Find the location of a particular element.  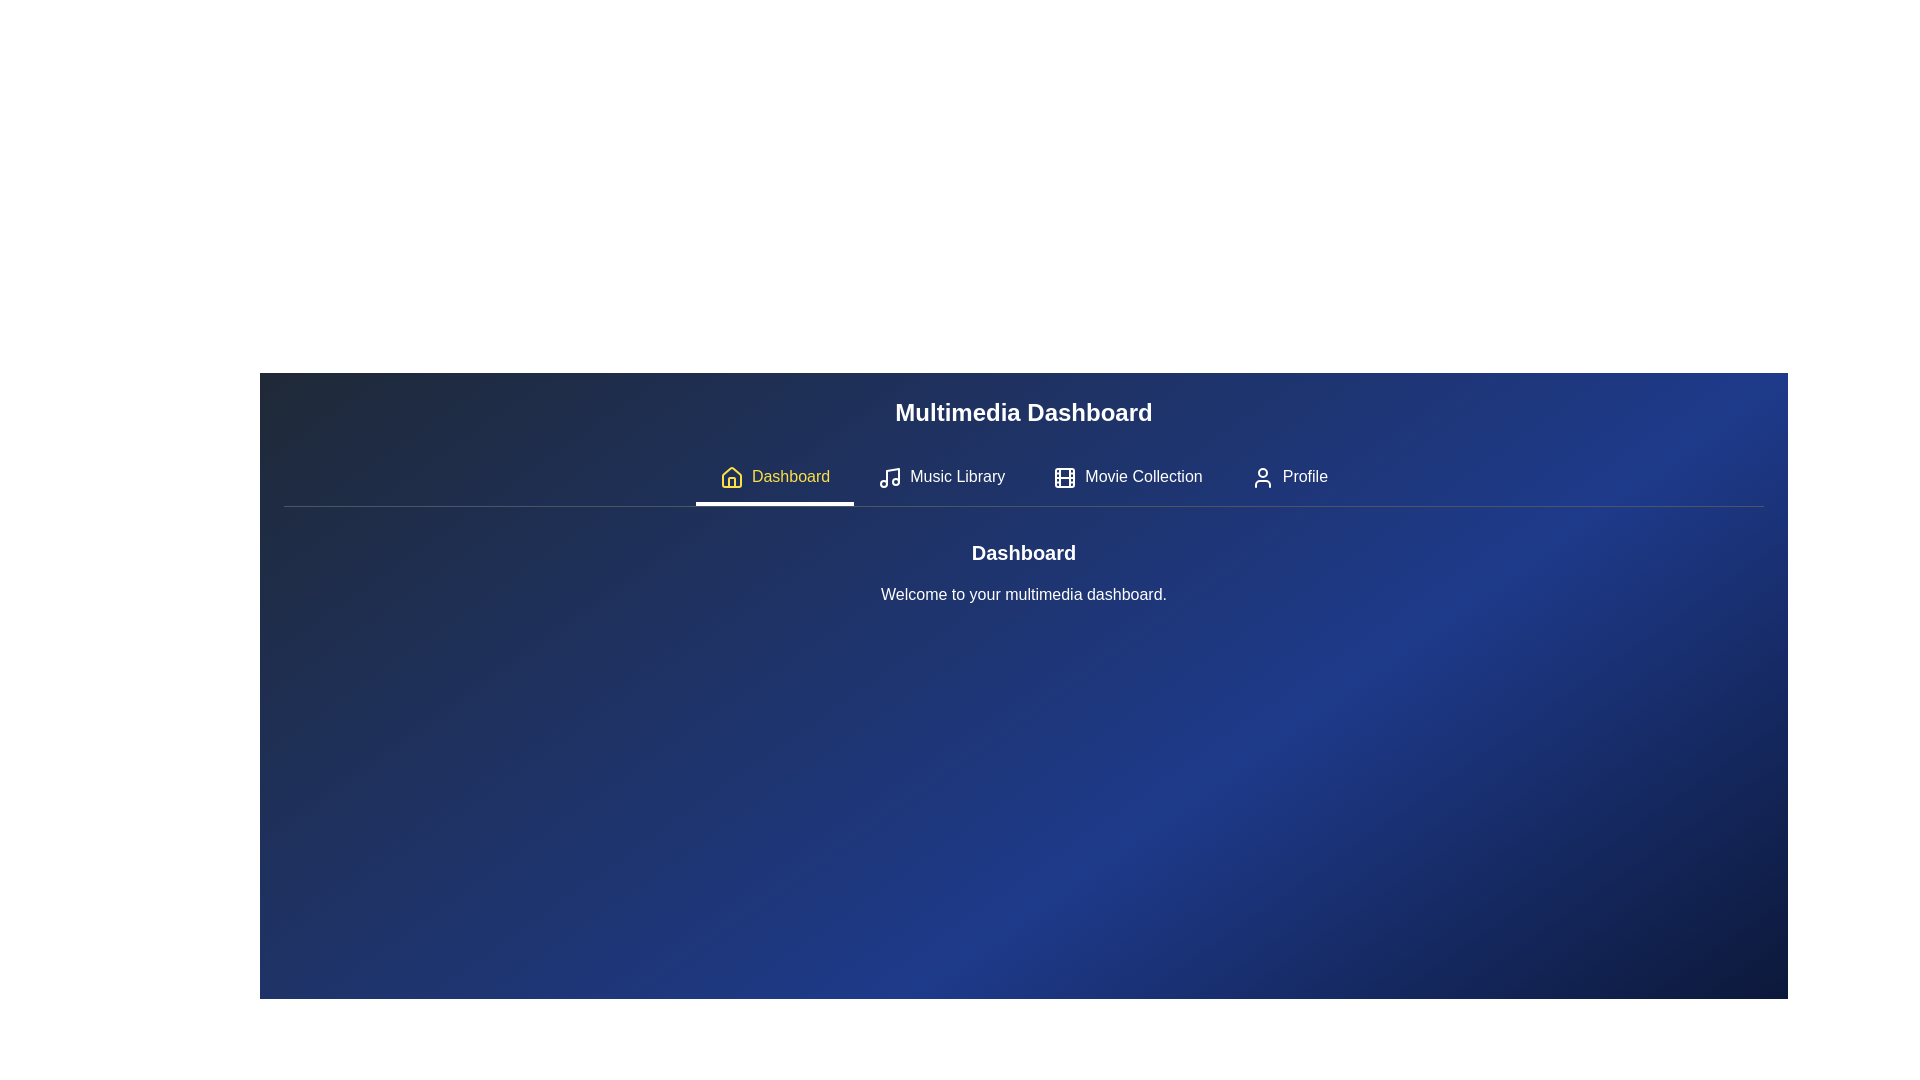

the tab labeled Dashboard to activate it is located at coordinates (773, 478).